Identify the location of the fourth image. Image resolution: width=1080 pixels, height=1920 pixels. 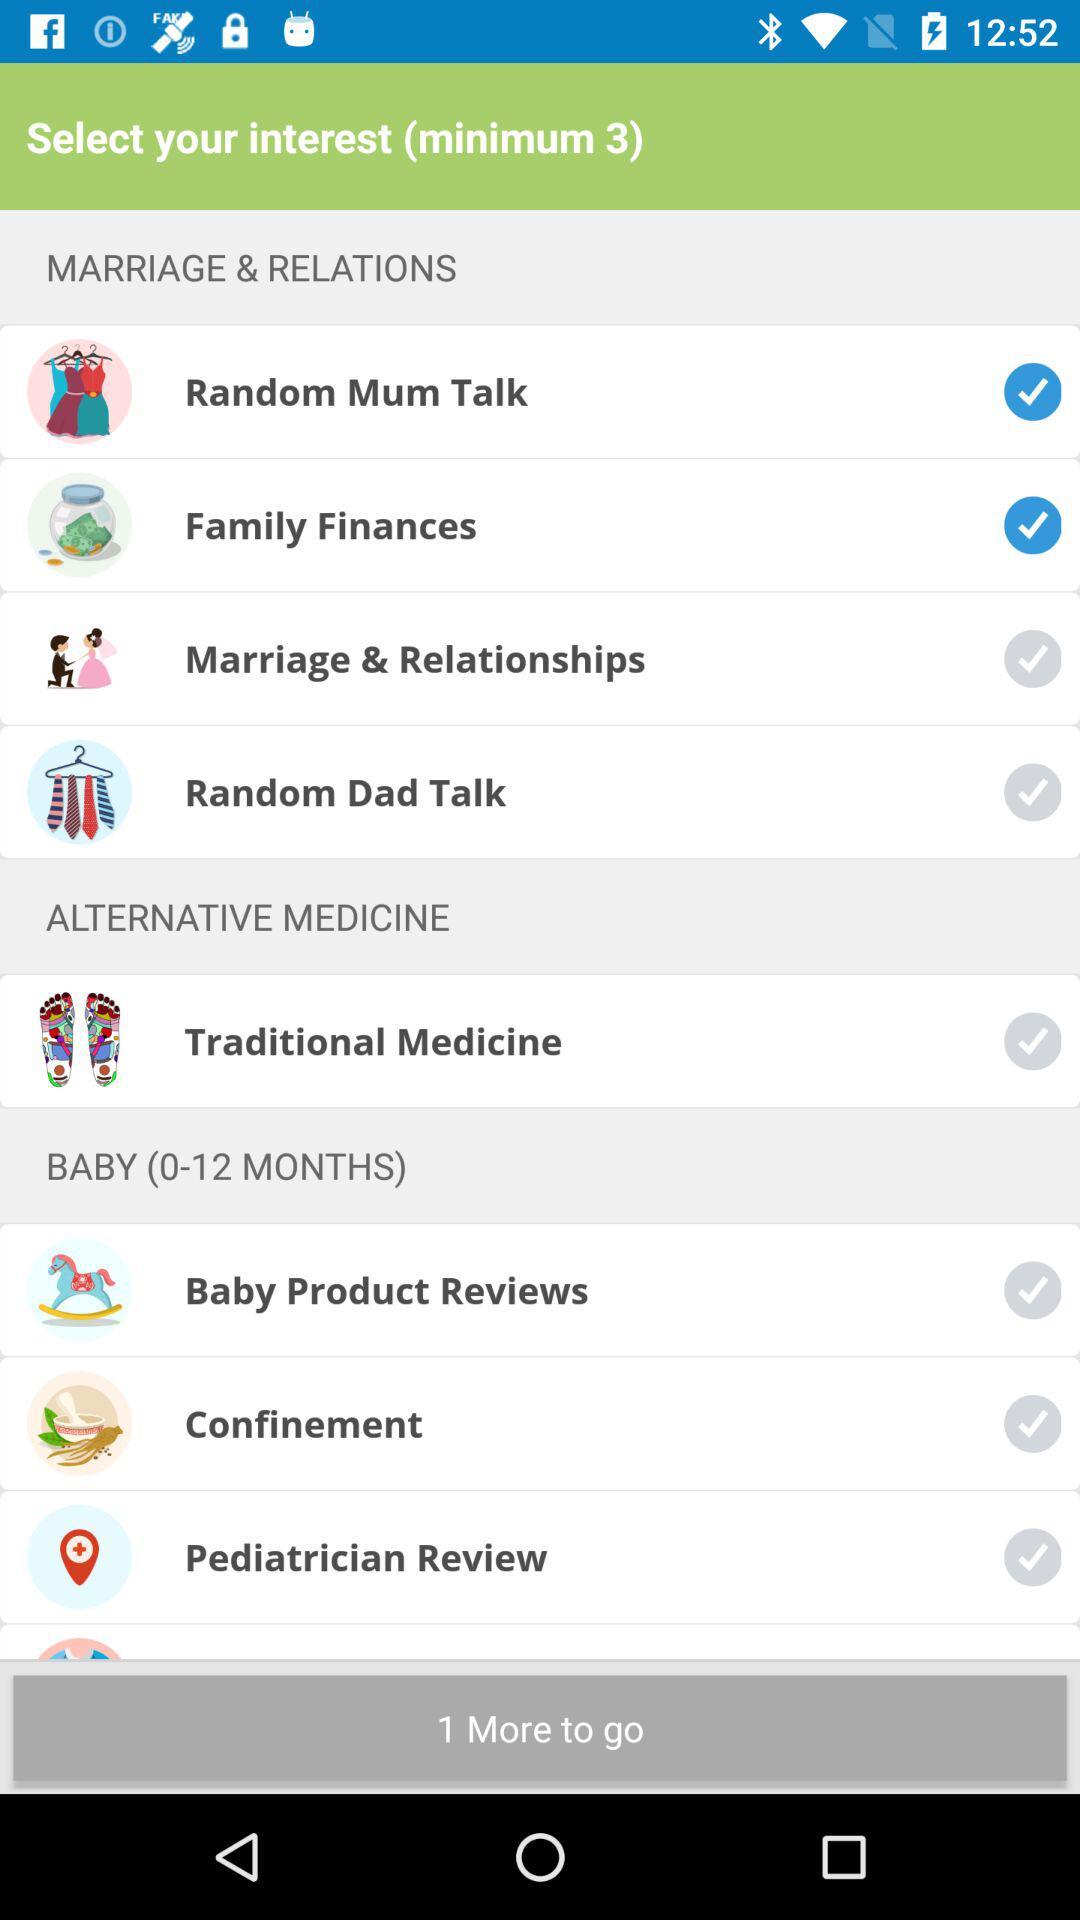
(78, 791).